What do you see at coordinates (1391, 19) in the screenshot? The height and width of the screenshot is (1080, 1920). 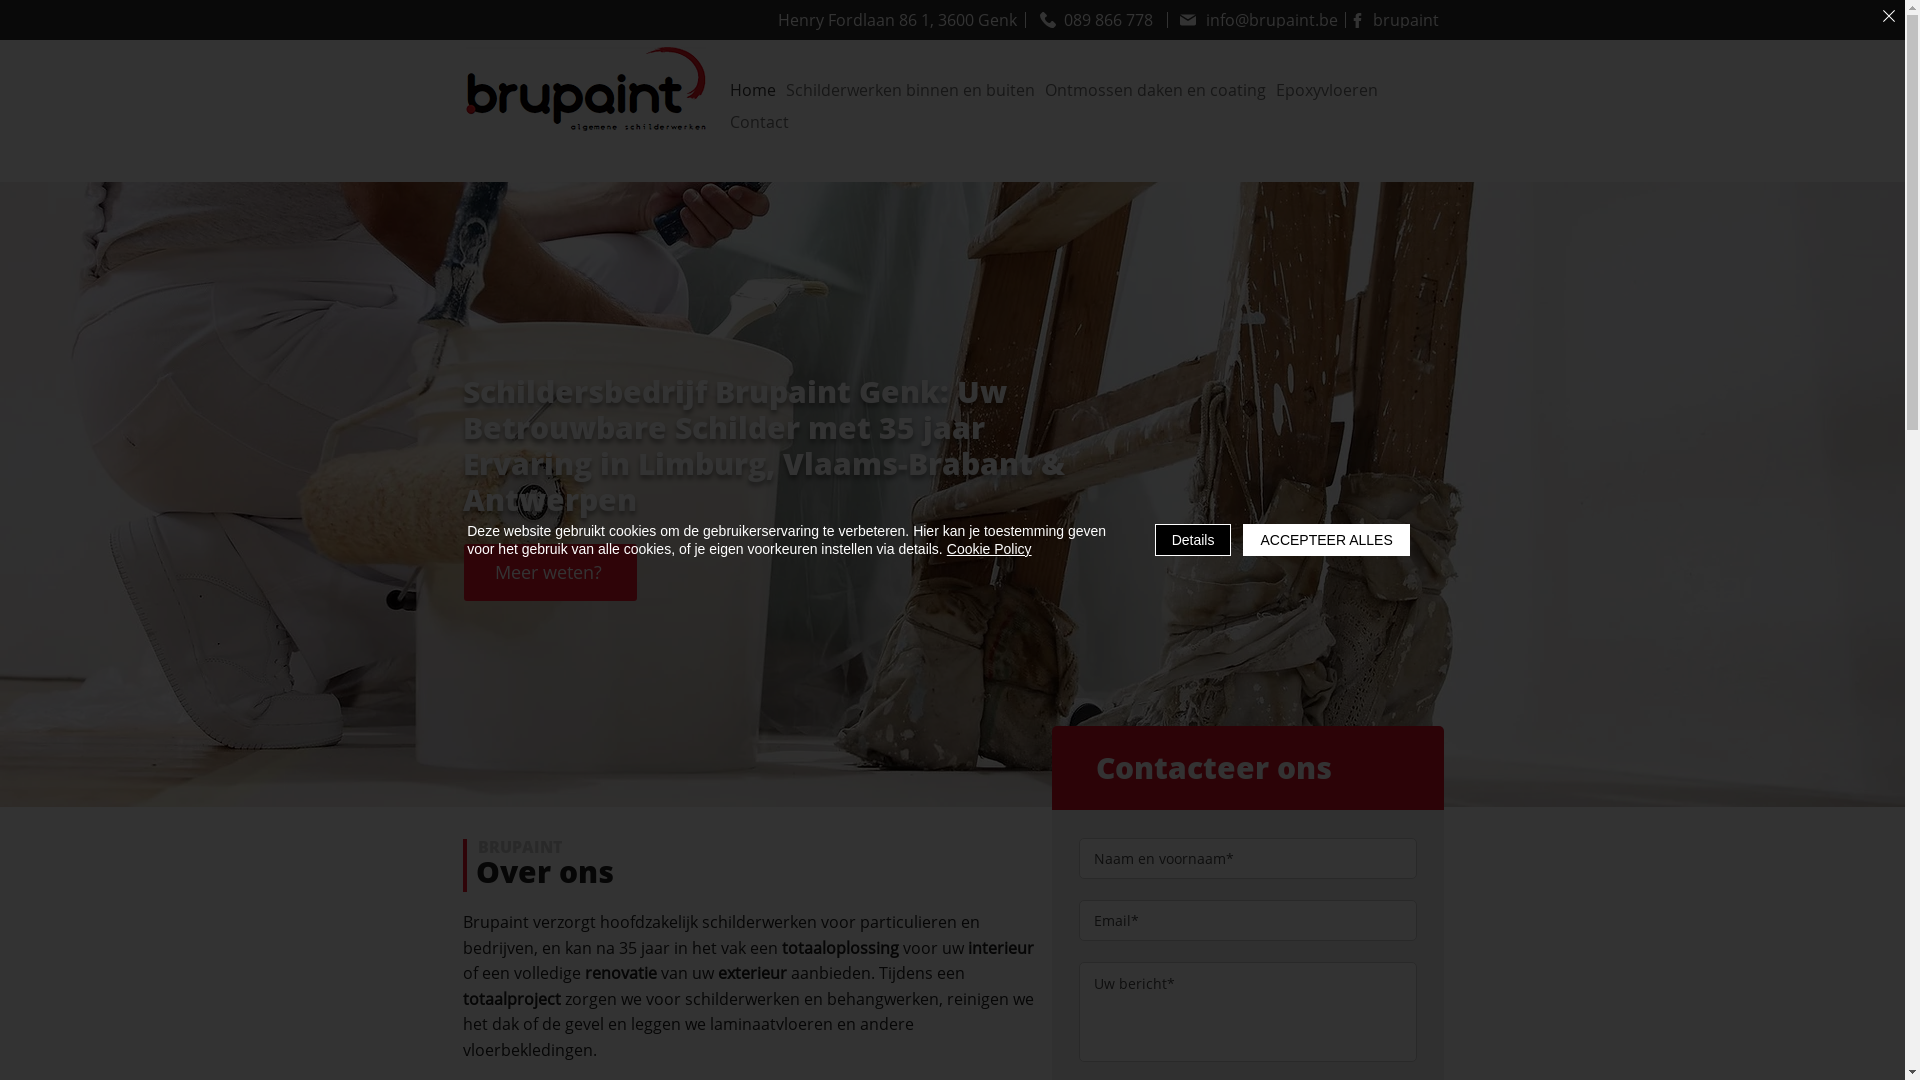 I see `'brupaint'` at bounding box center [1391, 19].